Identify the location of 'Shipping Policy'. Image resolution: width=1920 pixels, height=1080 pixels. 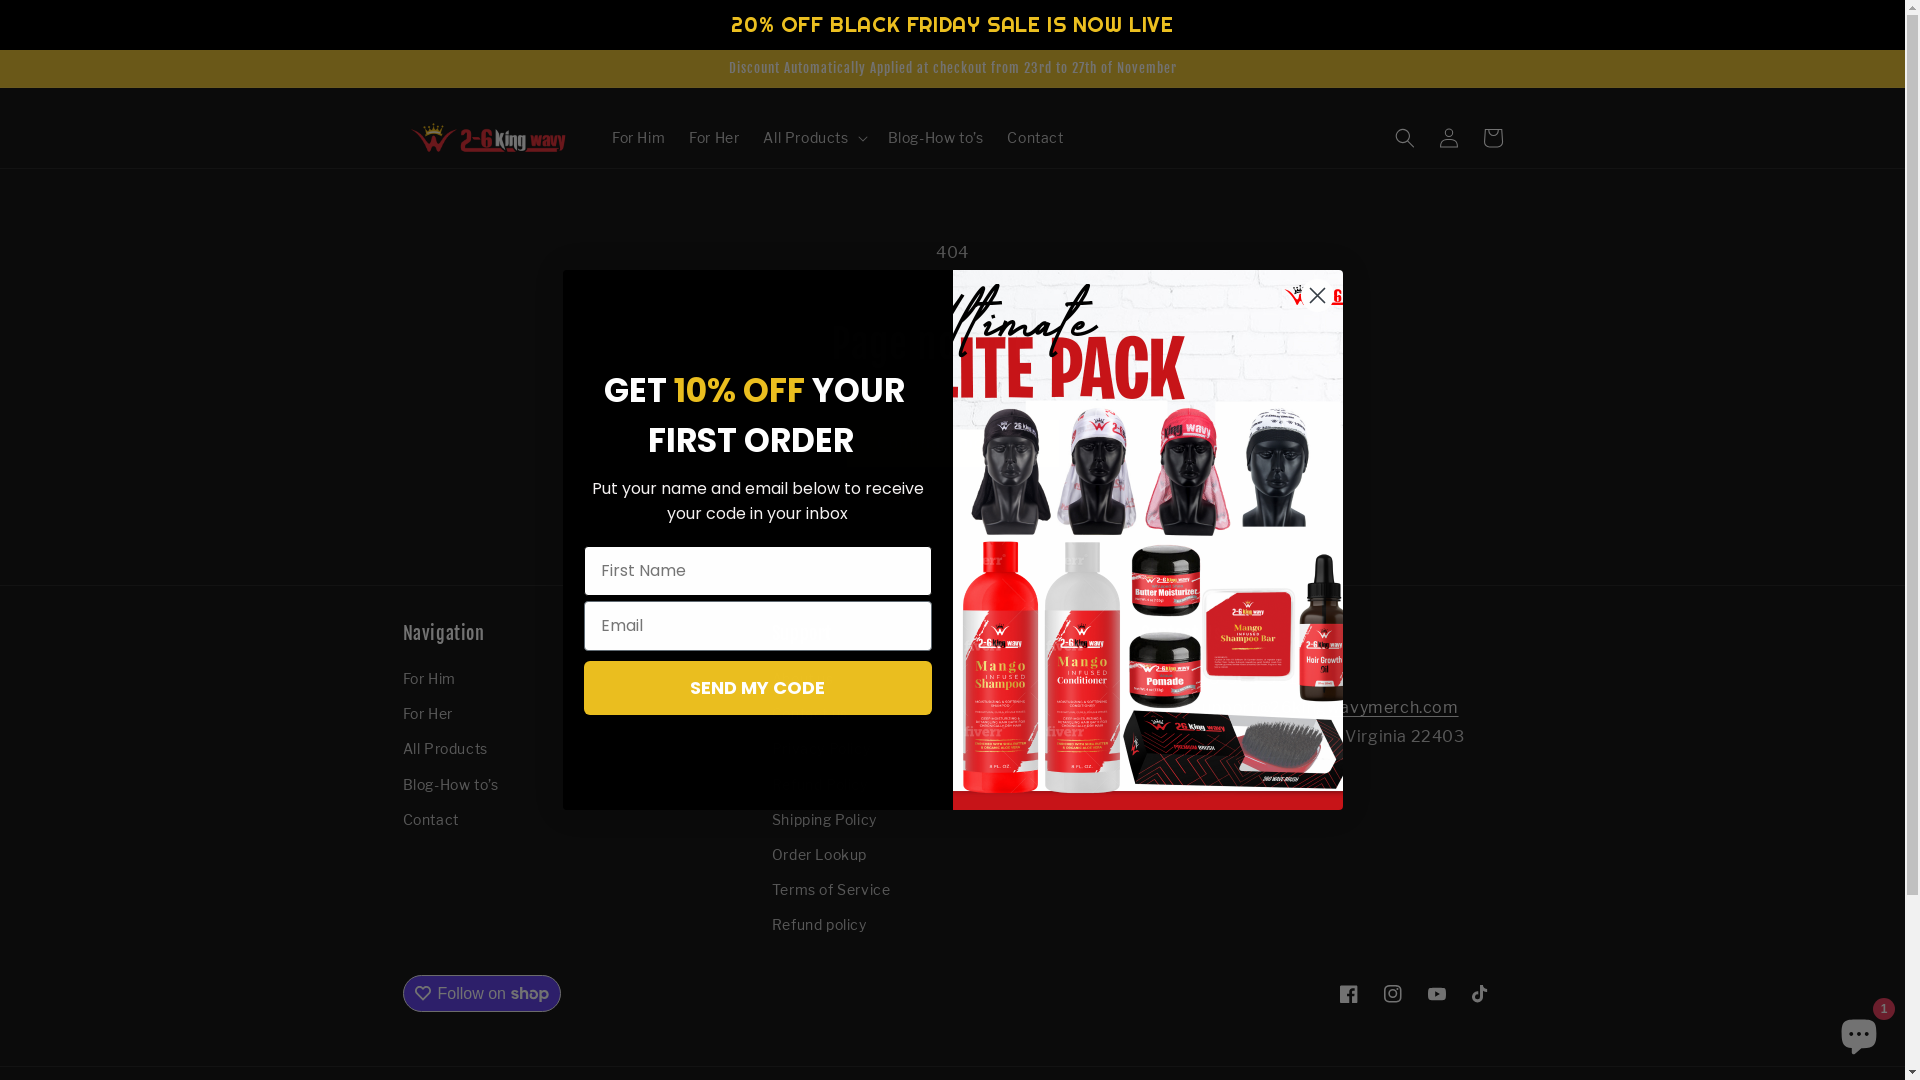
(824, 819).